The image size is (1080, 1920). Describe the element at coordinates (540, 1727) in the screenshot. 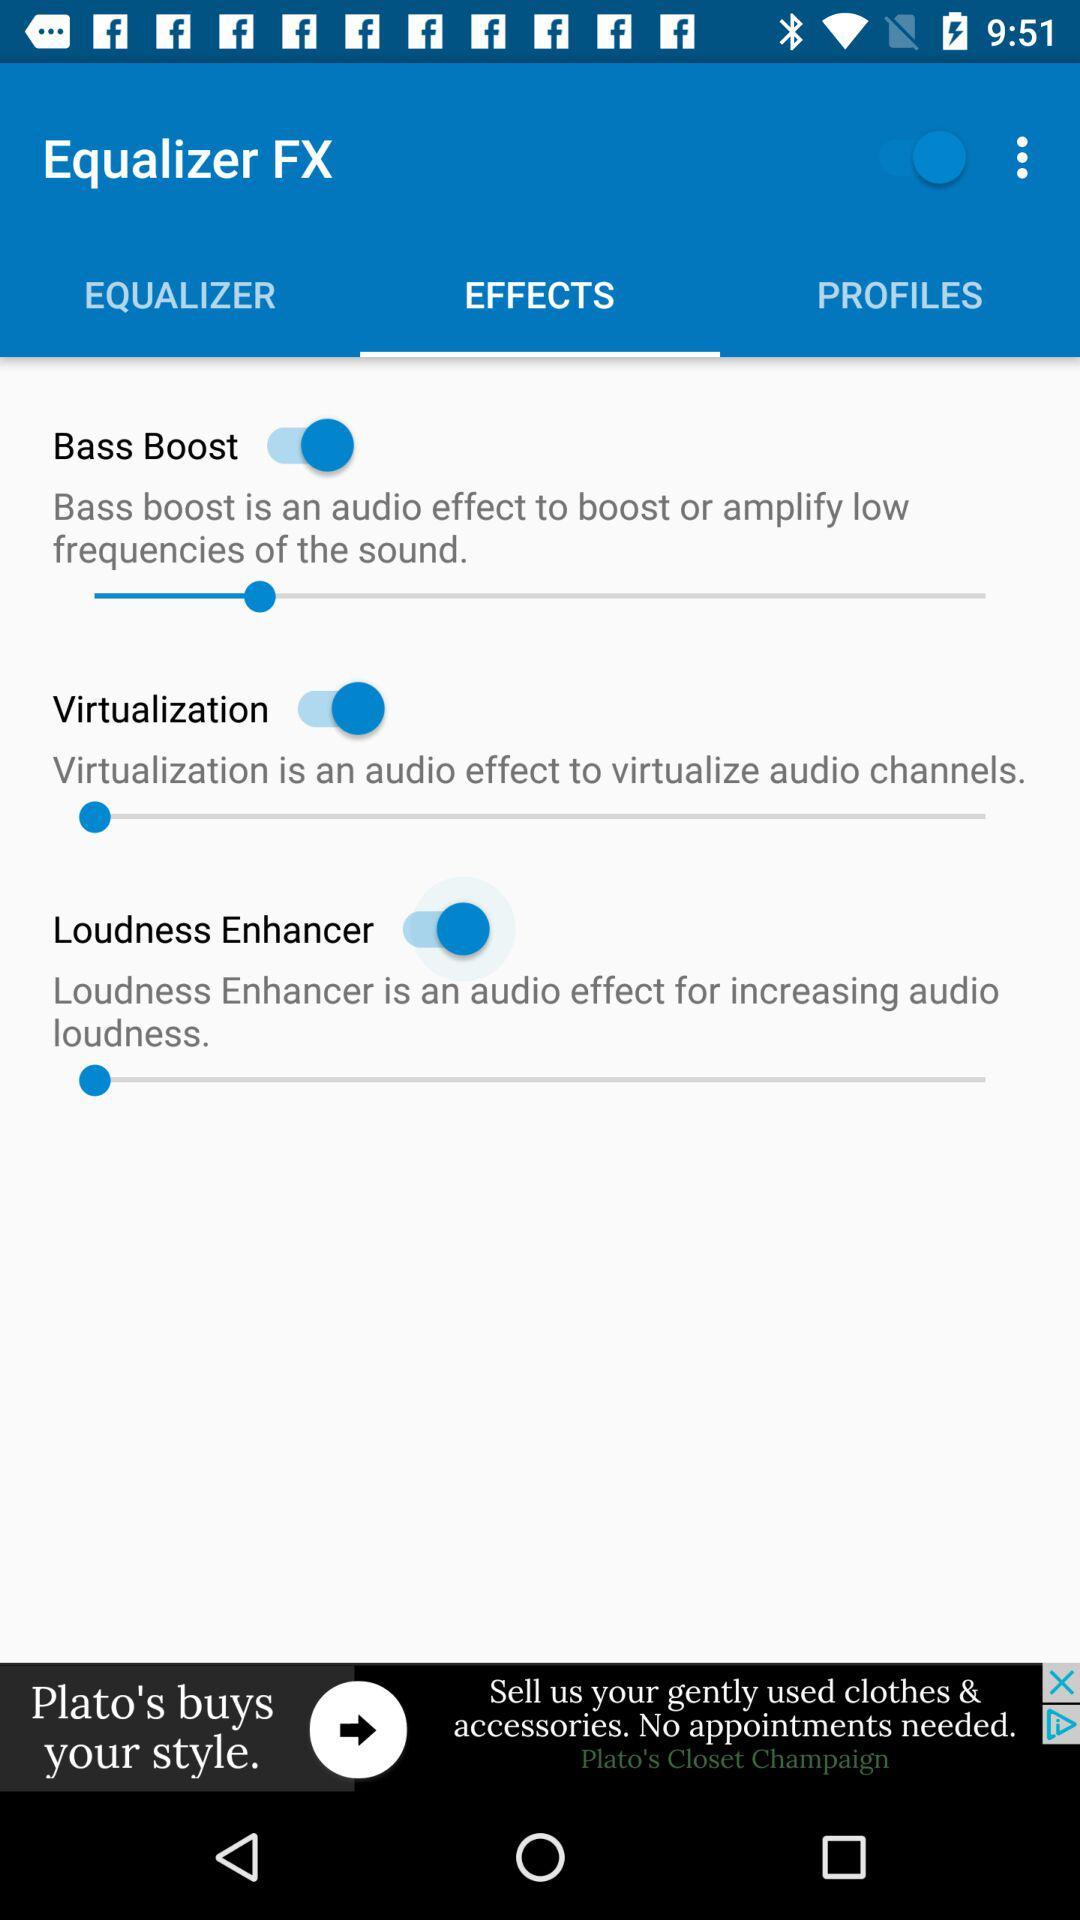

I see `visit this site` at that location.